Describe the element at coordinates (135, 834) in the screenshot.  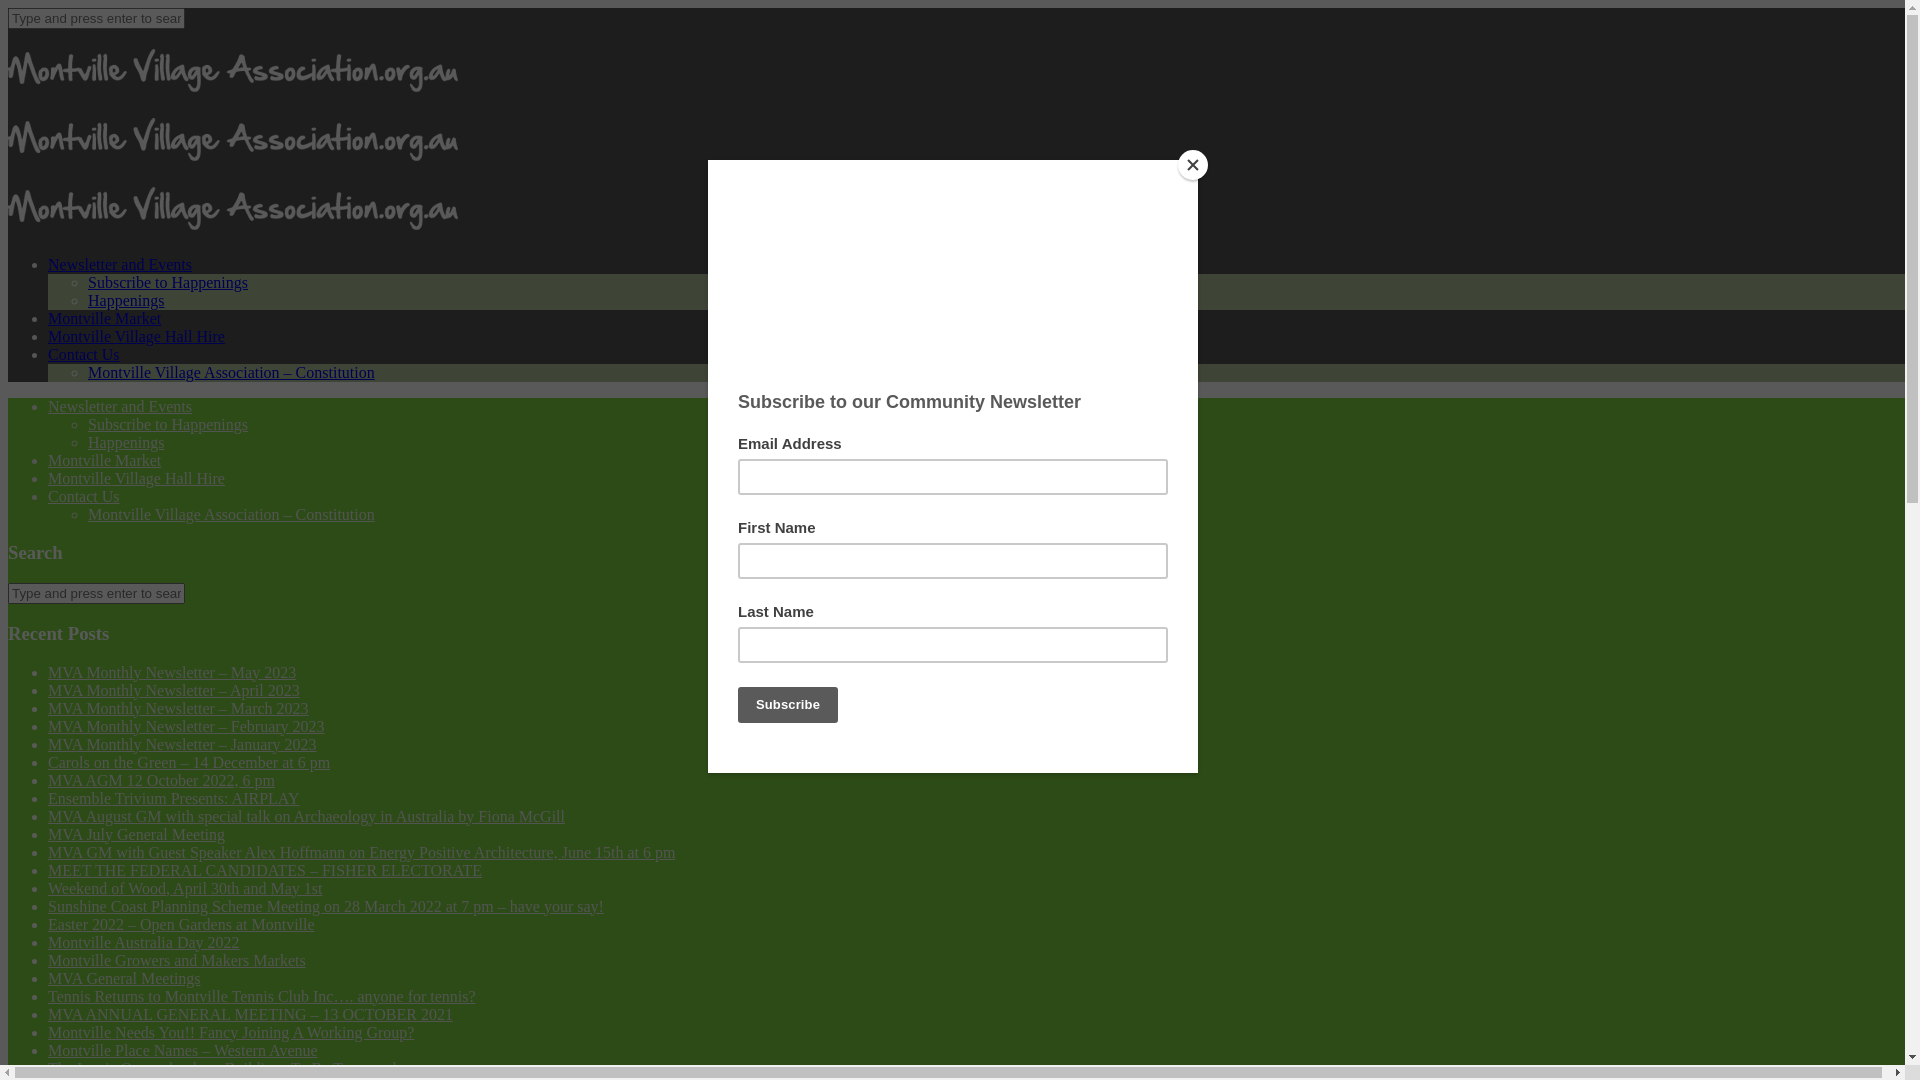
I see `'MVA July General Meeting'` at that location.